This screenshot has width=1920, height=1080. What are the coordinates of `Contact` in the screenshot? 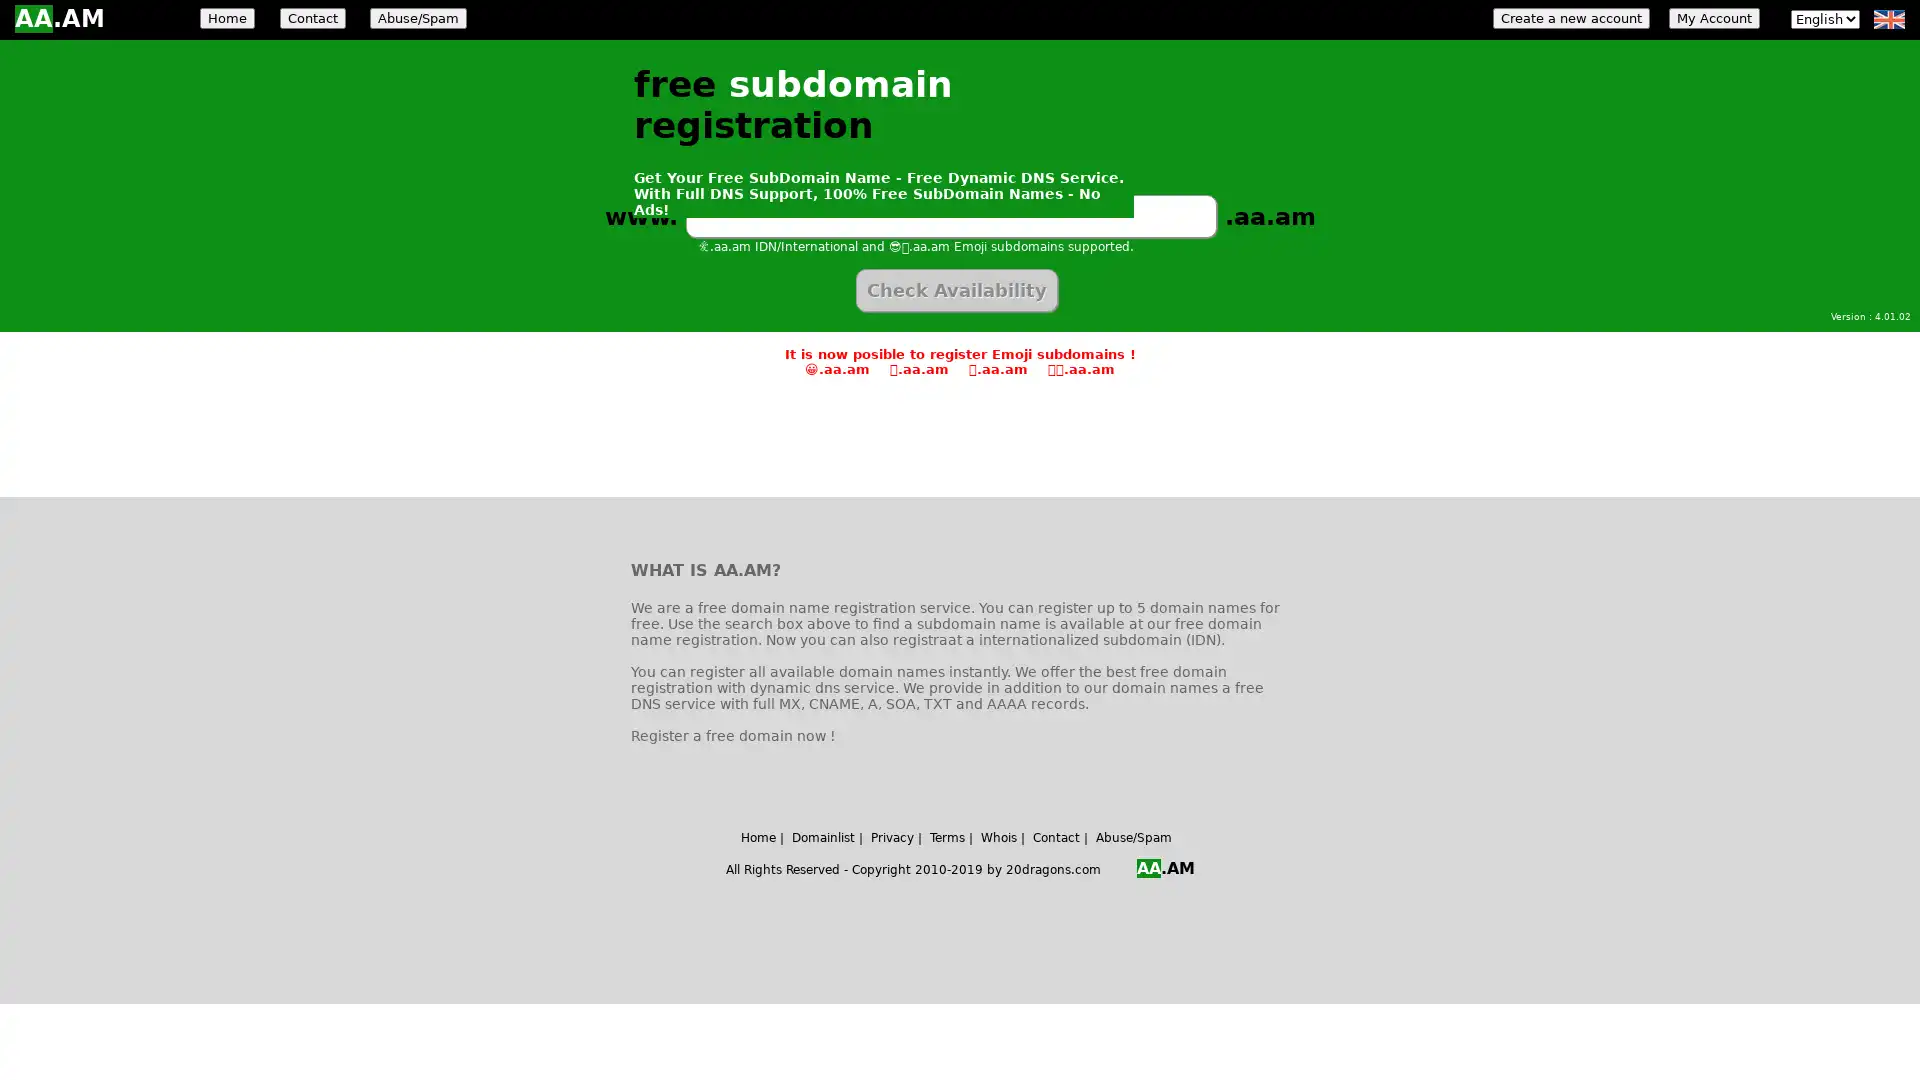 It's located at (311, 18).